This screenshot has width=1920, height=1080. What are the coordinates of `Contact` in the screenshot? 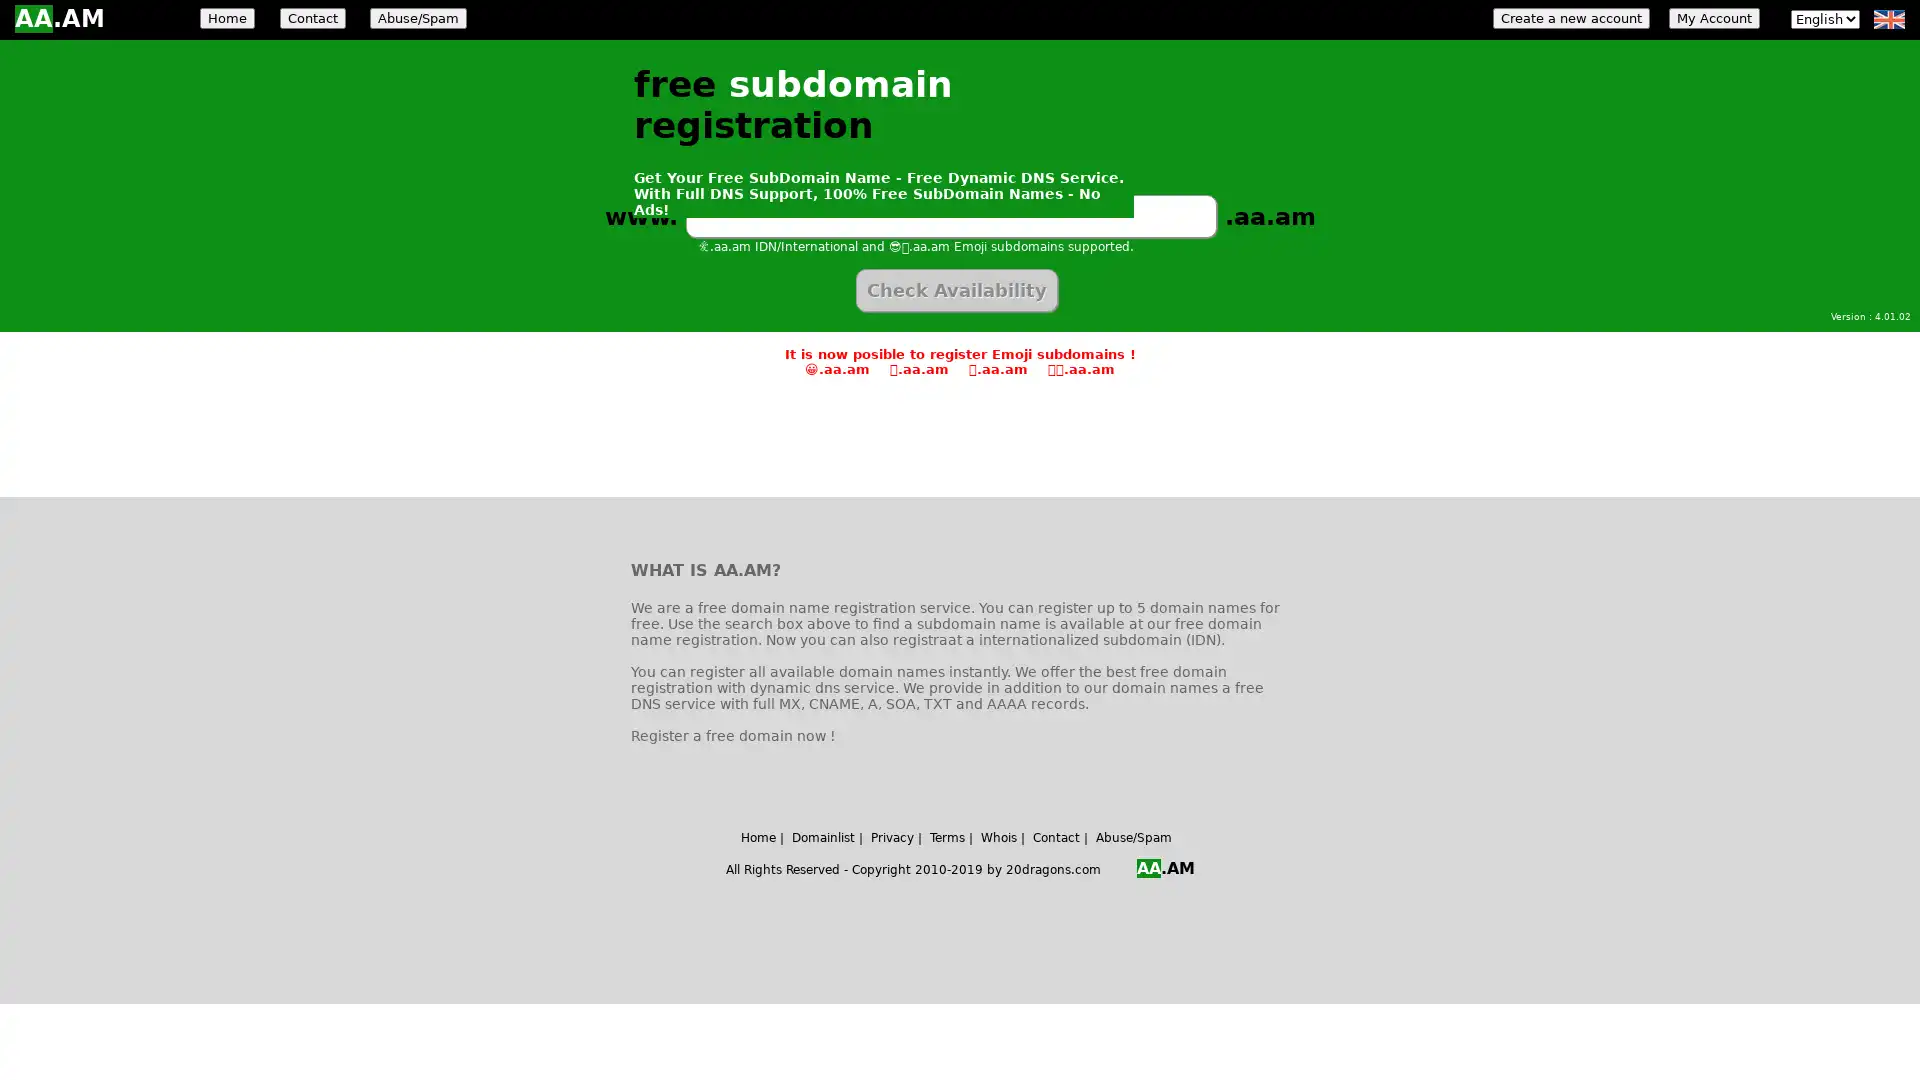 It's located at (311, 18).